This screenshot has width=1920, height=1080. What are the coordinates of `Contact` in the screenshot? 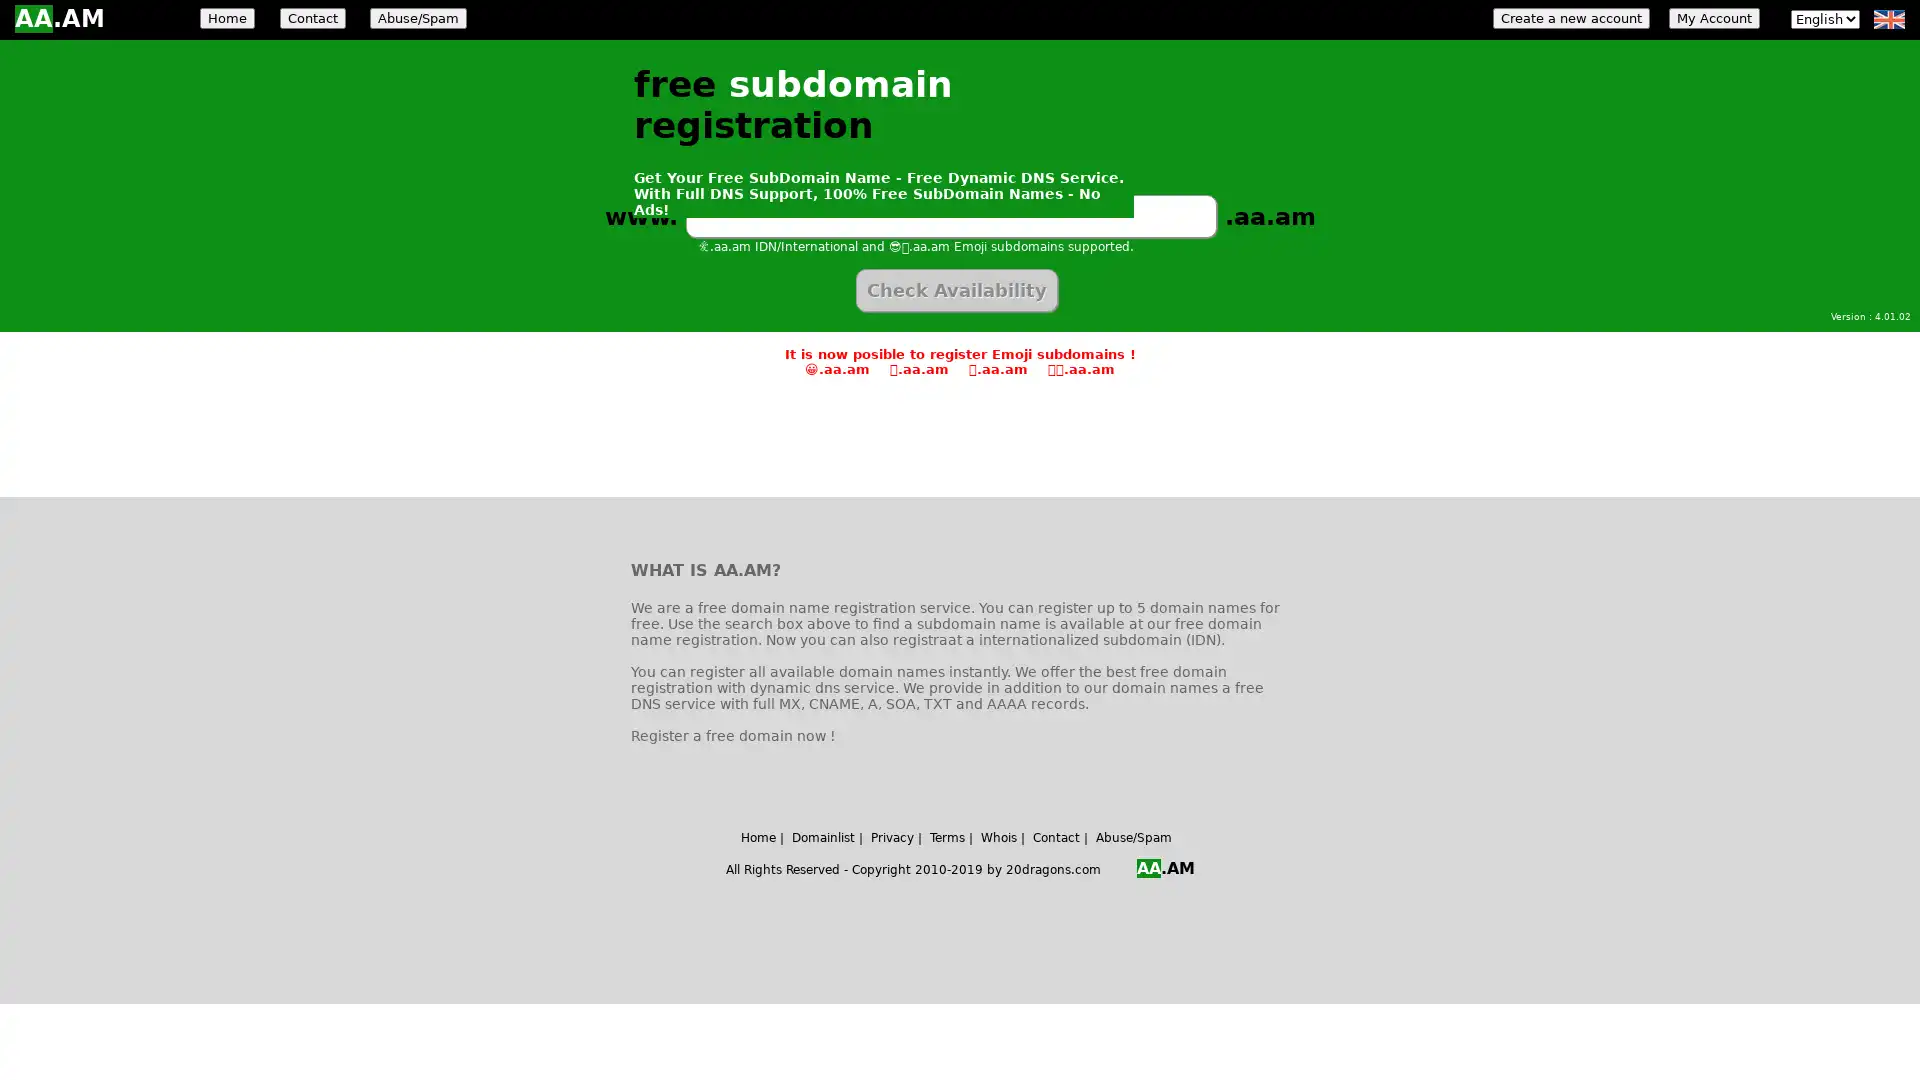 It's located at (311, 18).